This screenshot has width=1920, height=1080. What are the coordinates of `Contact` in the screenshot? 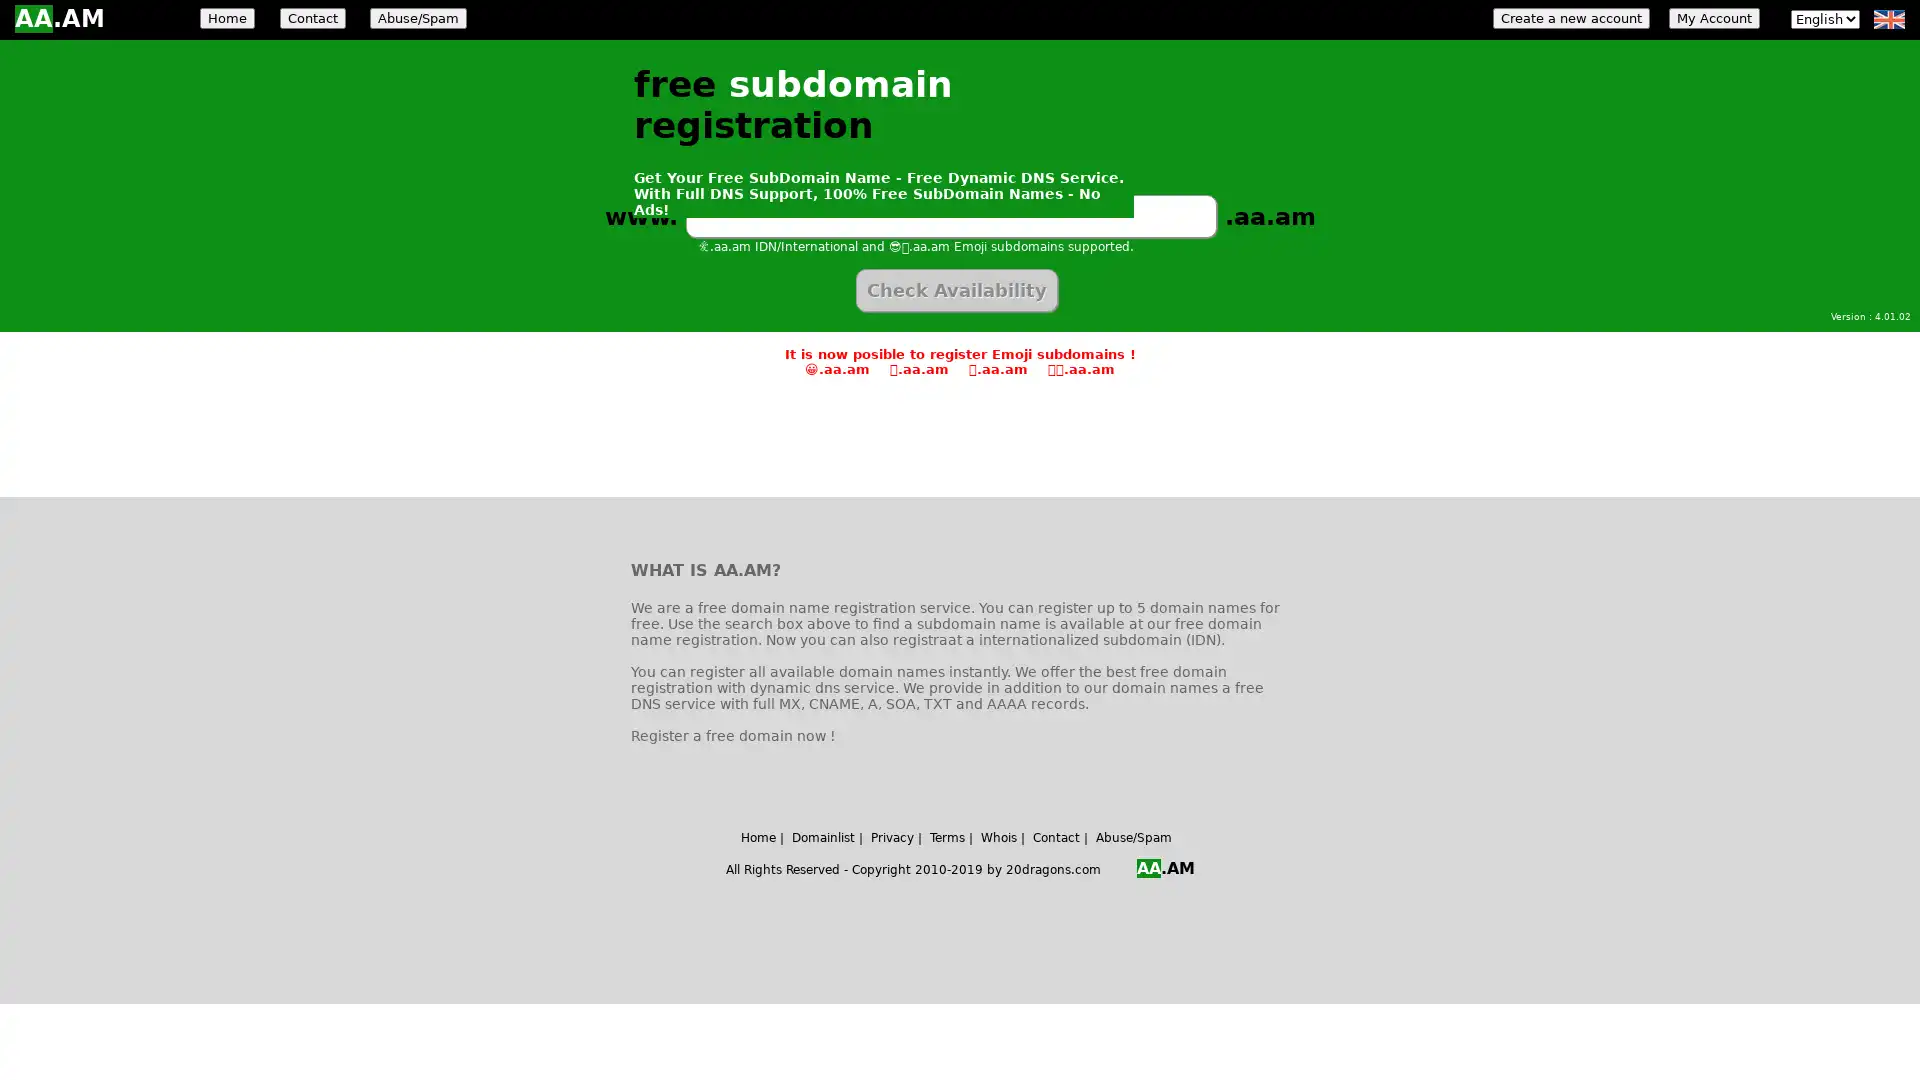 It's located at (311, 18).